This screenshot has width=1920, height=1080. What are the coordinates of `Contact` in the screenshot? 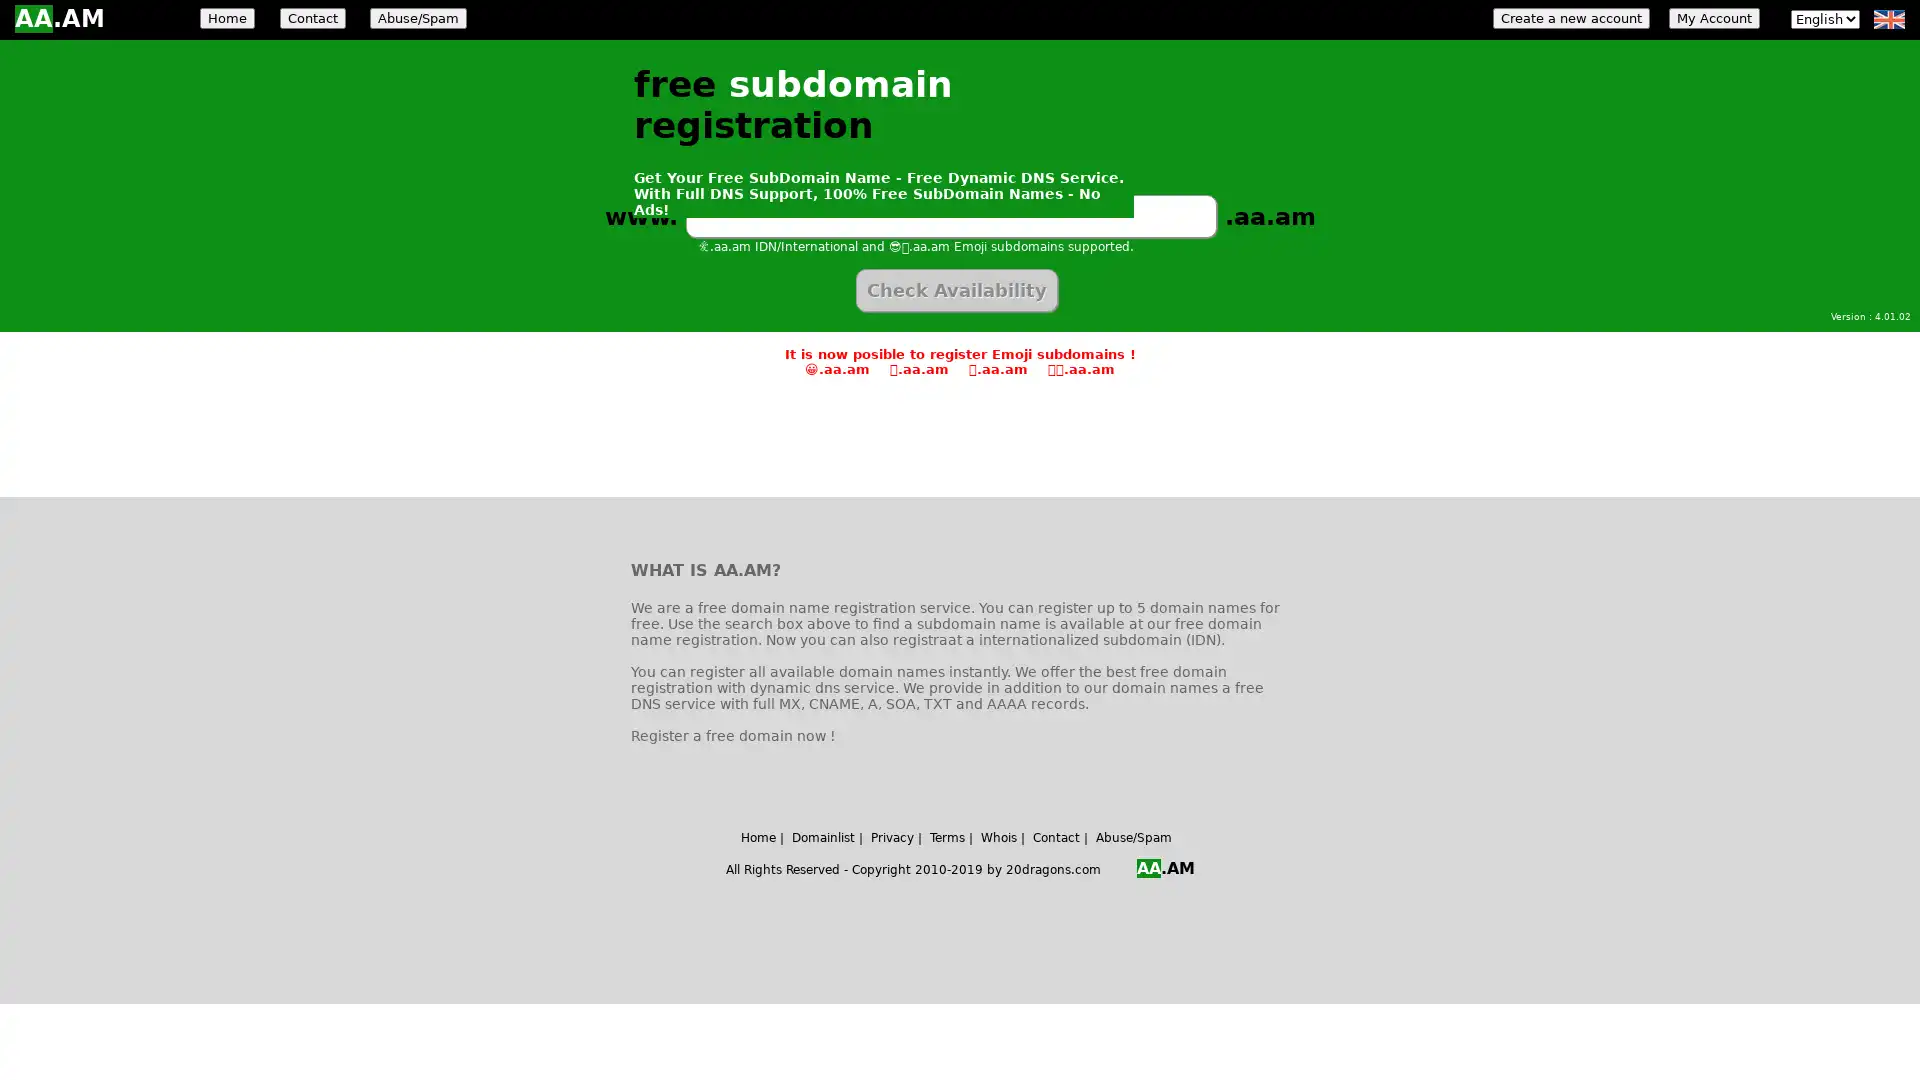 It's located at (311, 18).